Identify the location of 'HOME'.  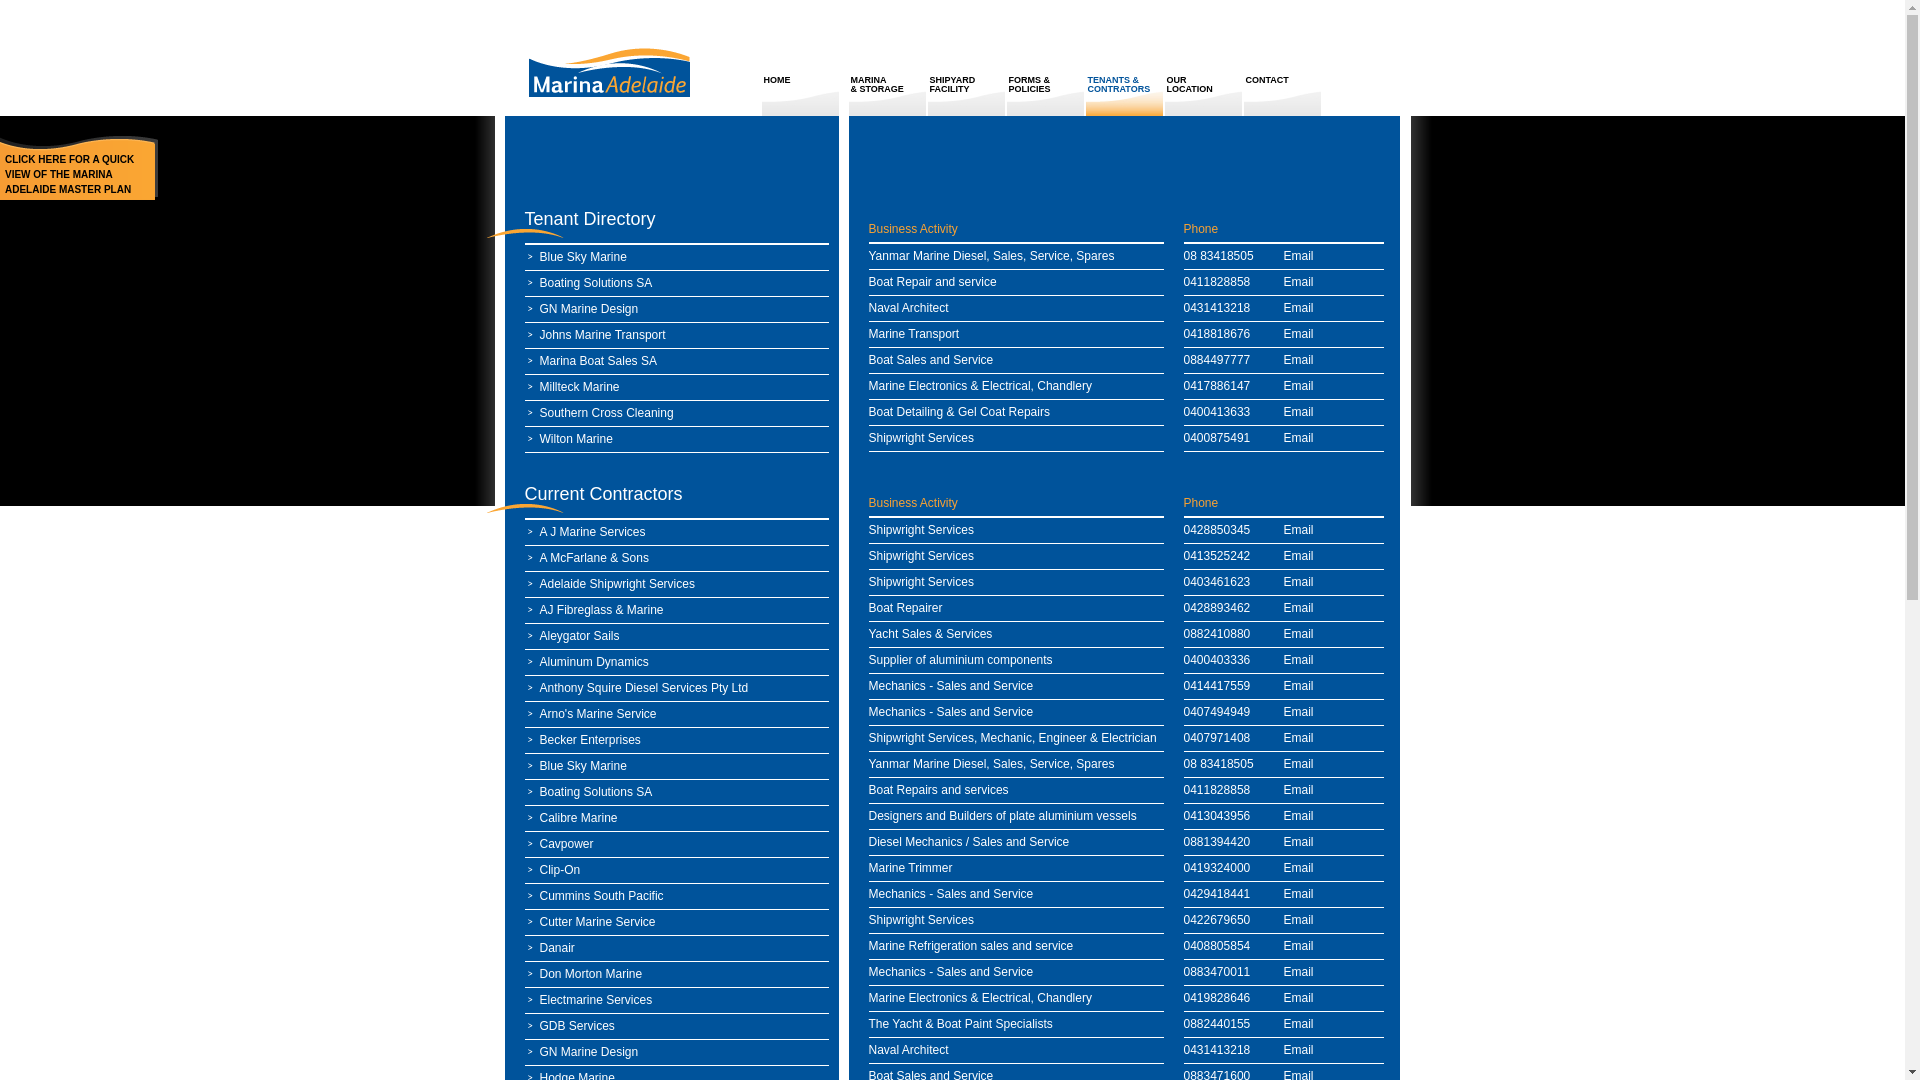
(801, 96).